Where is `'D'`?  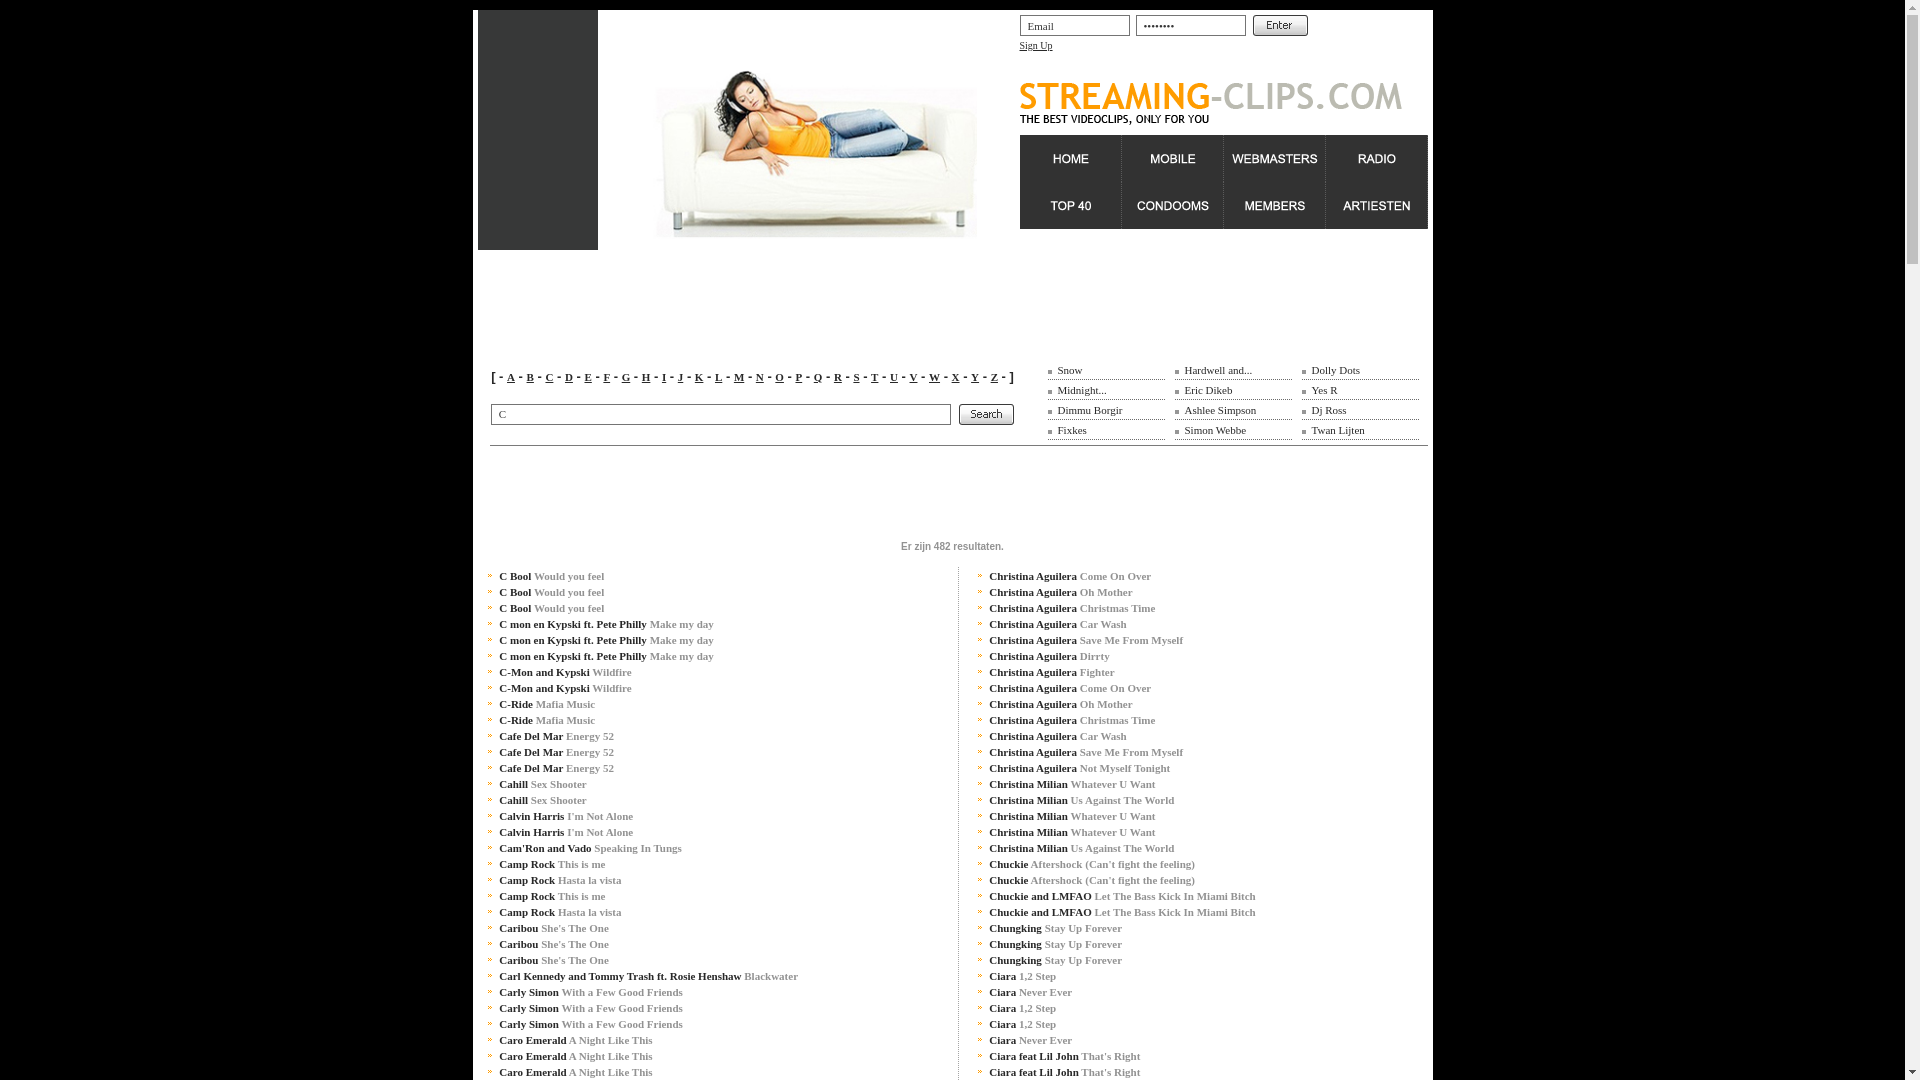 'D' is located at coordinates (564, 377).